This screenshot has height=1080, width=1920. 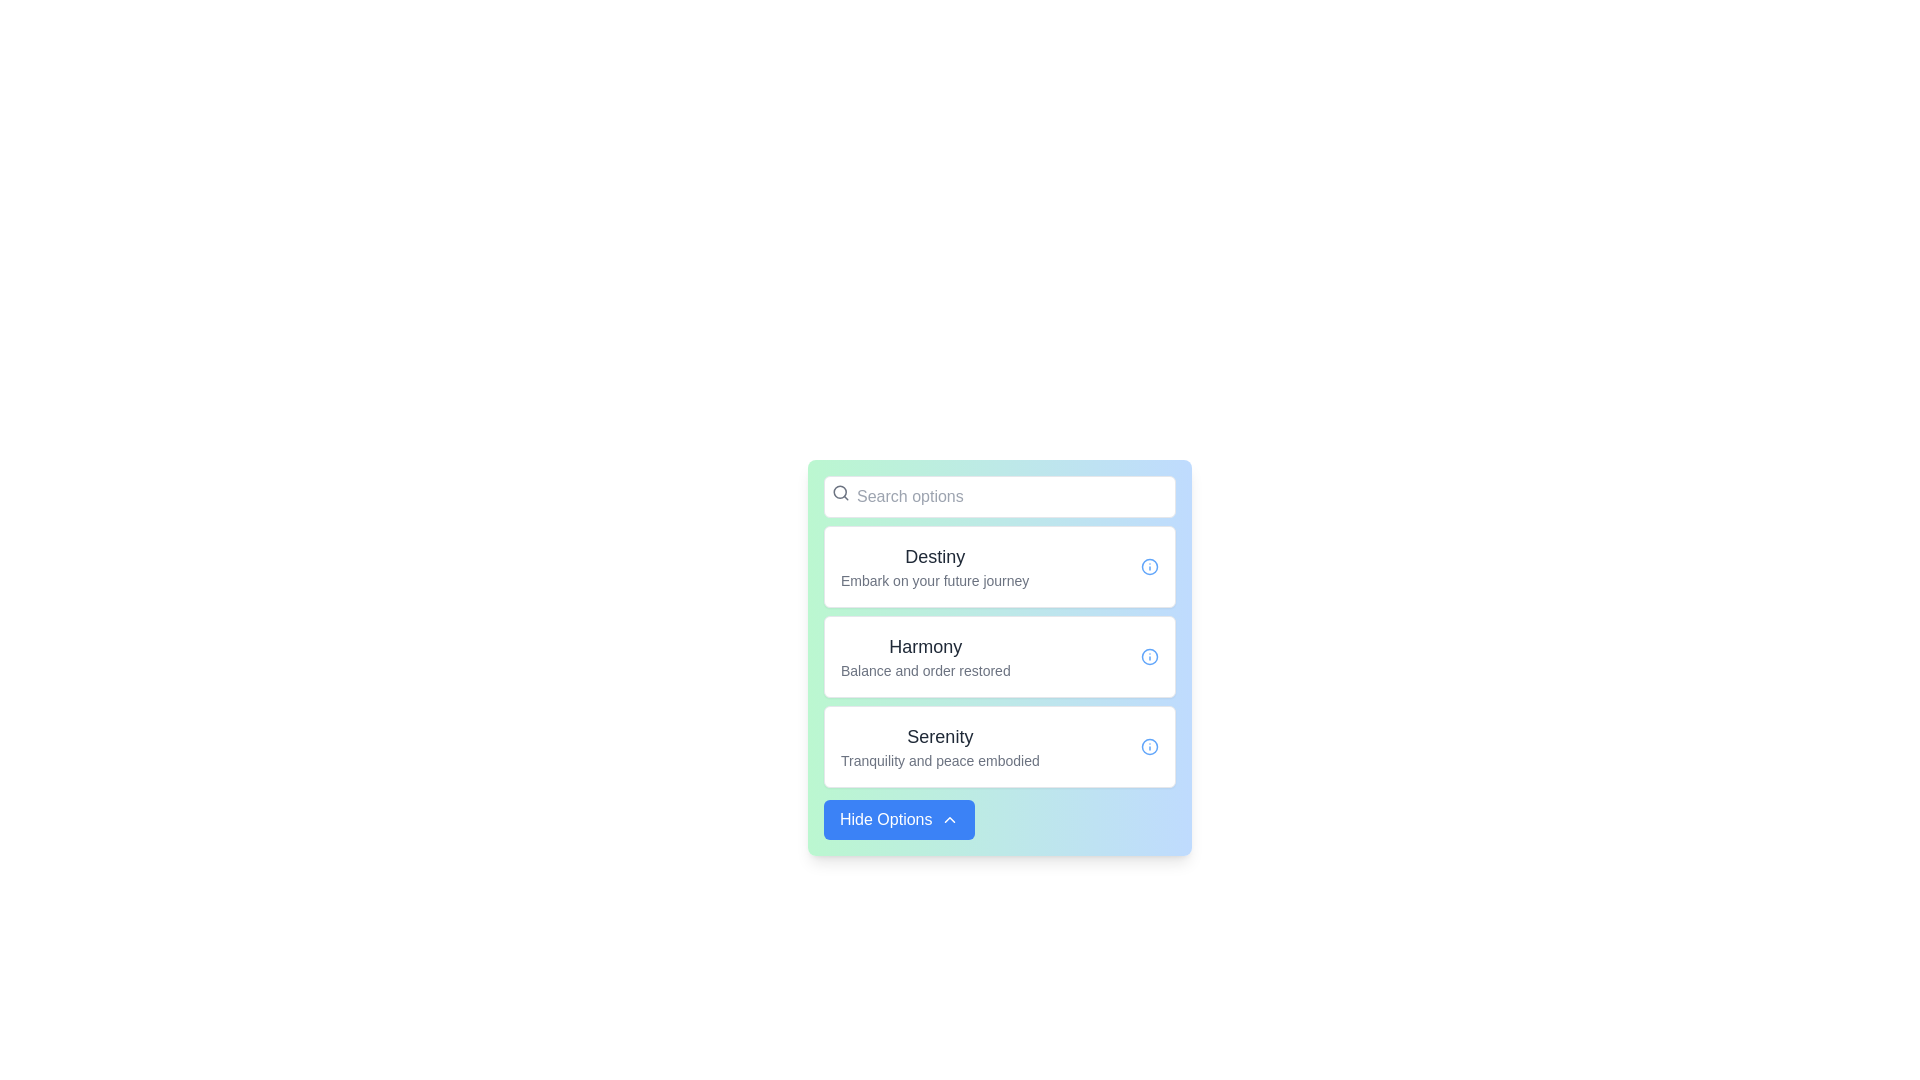 I want to click on the descriptive text label for the 'Destiny' category, which is positioned directly beneath the 'Destiny' text and is centered in the second row of a vertical list of options, so click(x=934, y=581).